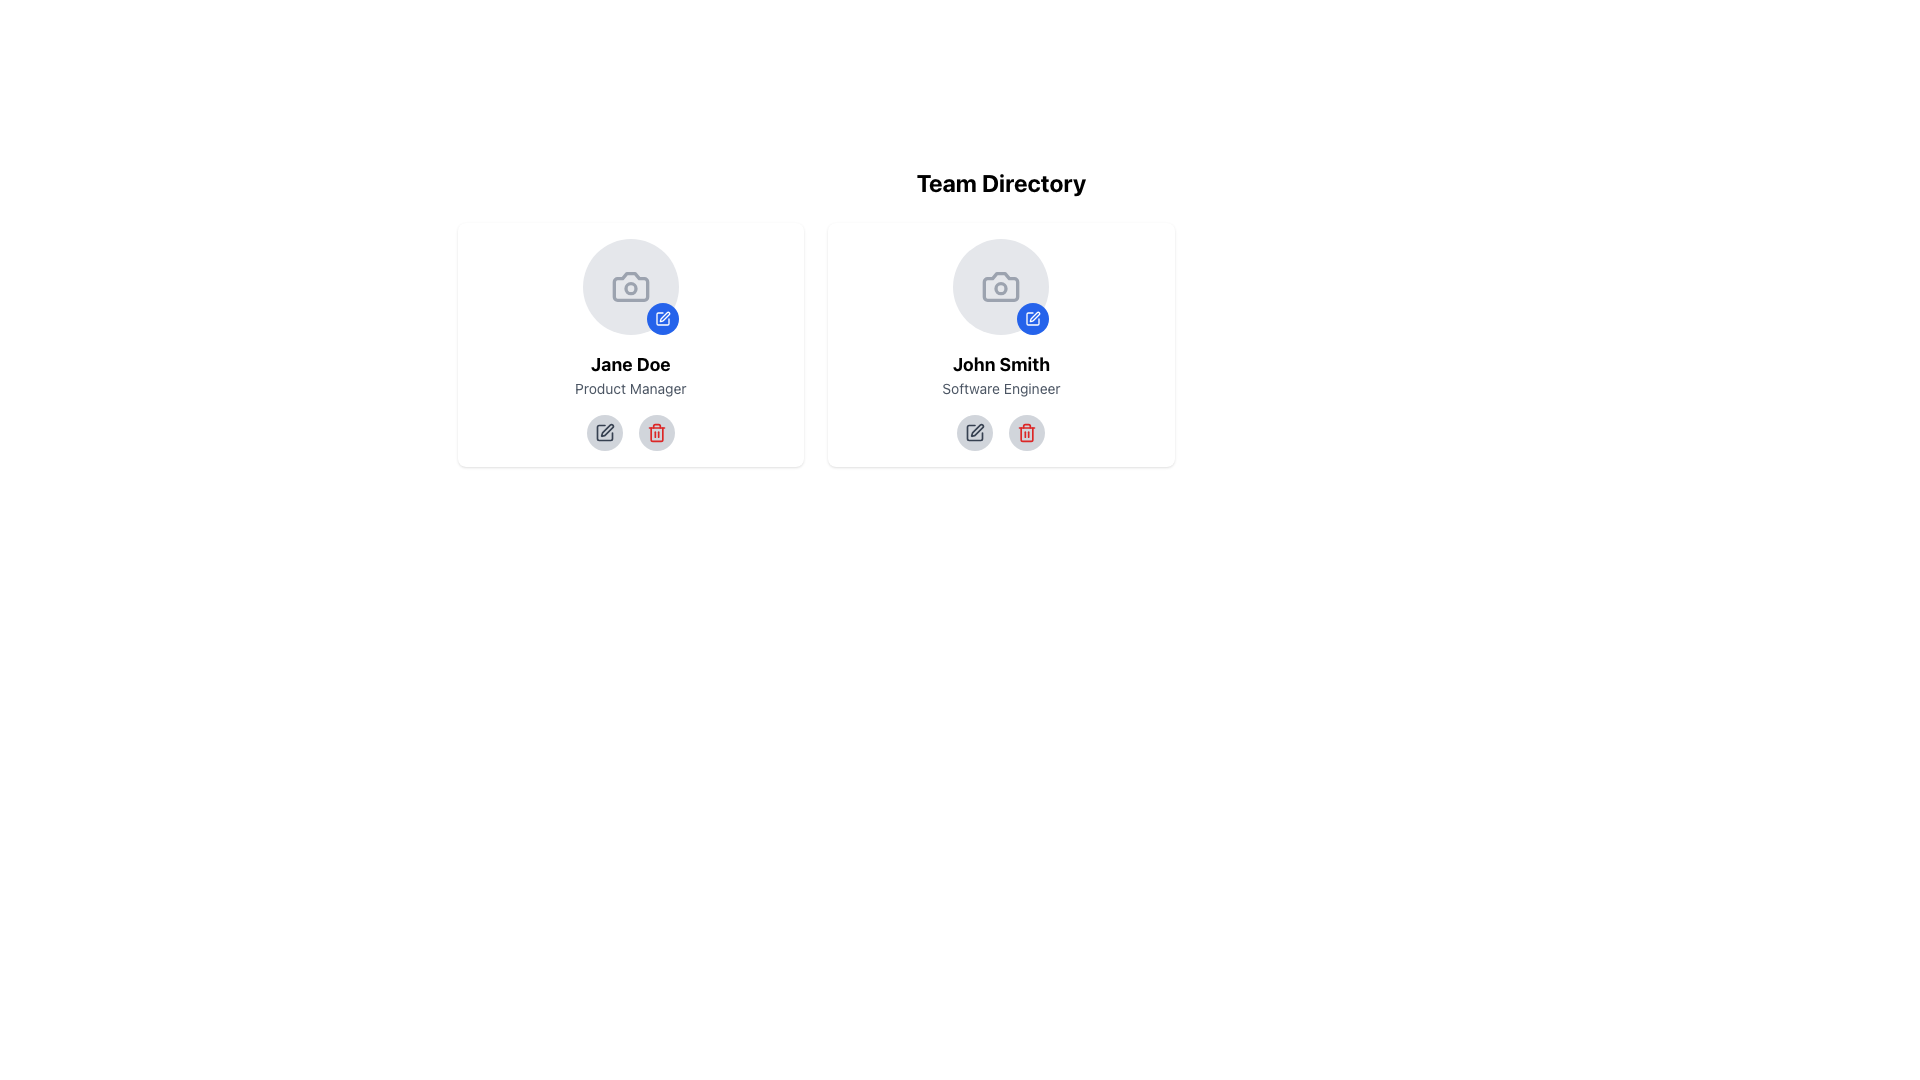  I want to click on the camera icon button located at the center of the user's profile card for Jane Doe, so click(629, 286).